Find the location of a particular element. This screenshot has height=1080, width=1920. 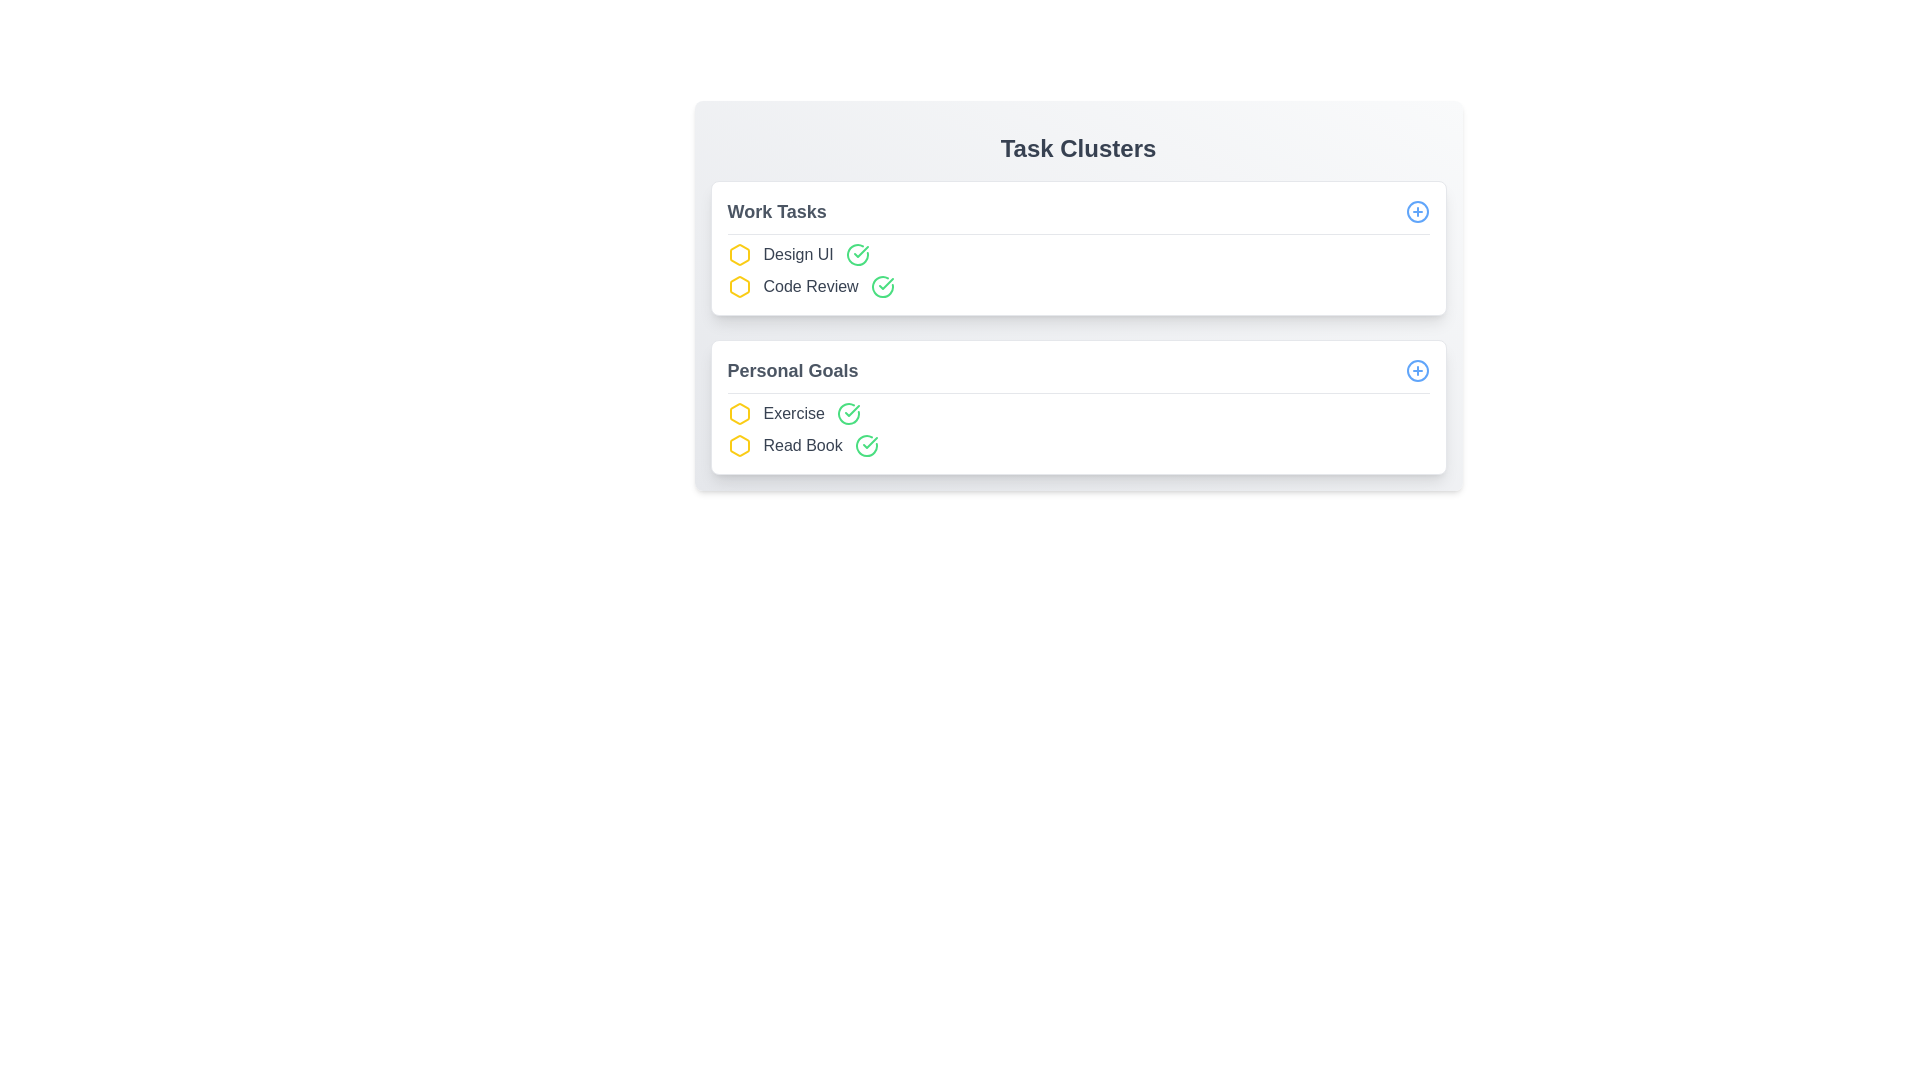

green check icon next to the task item labeled Exercise to mark it as completed is located at coordinates (848, 412).